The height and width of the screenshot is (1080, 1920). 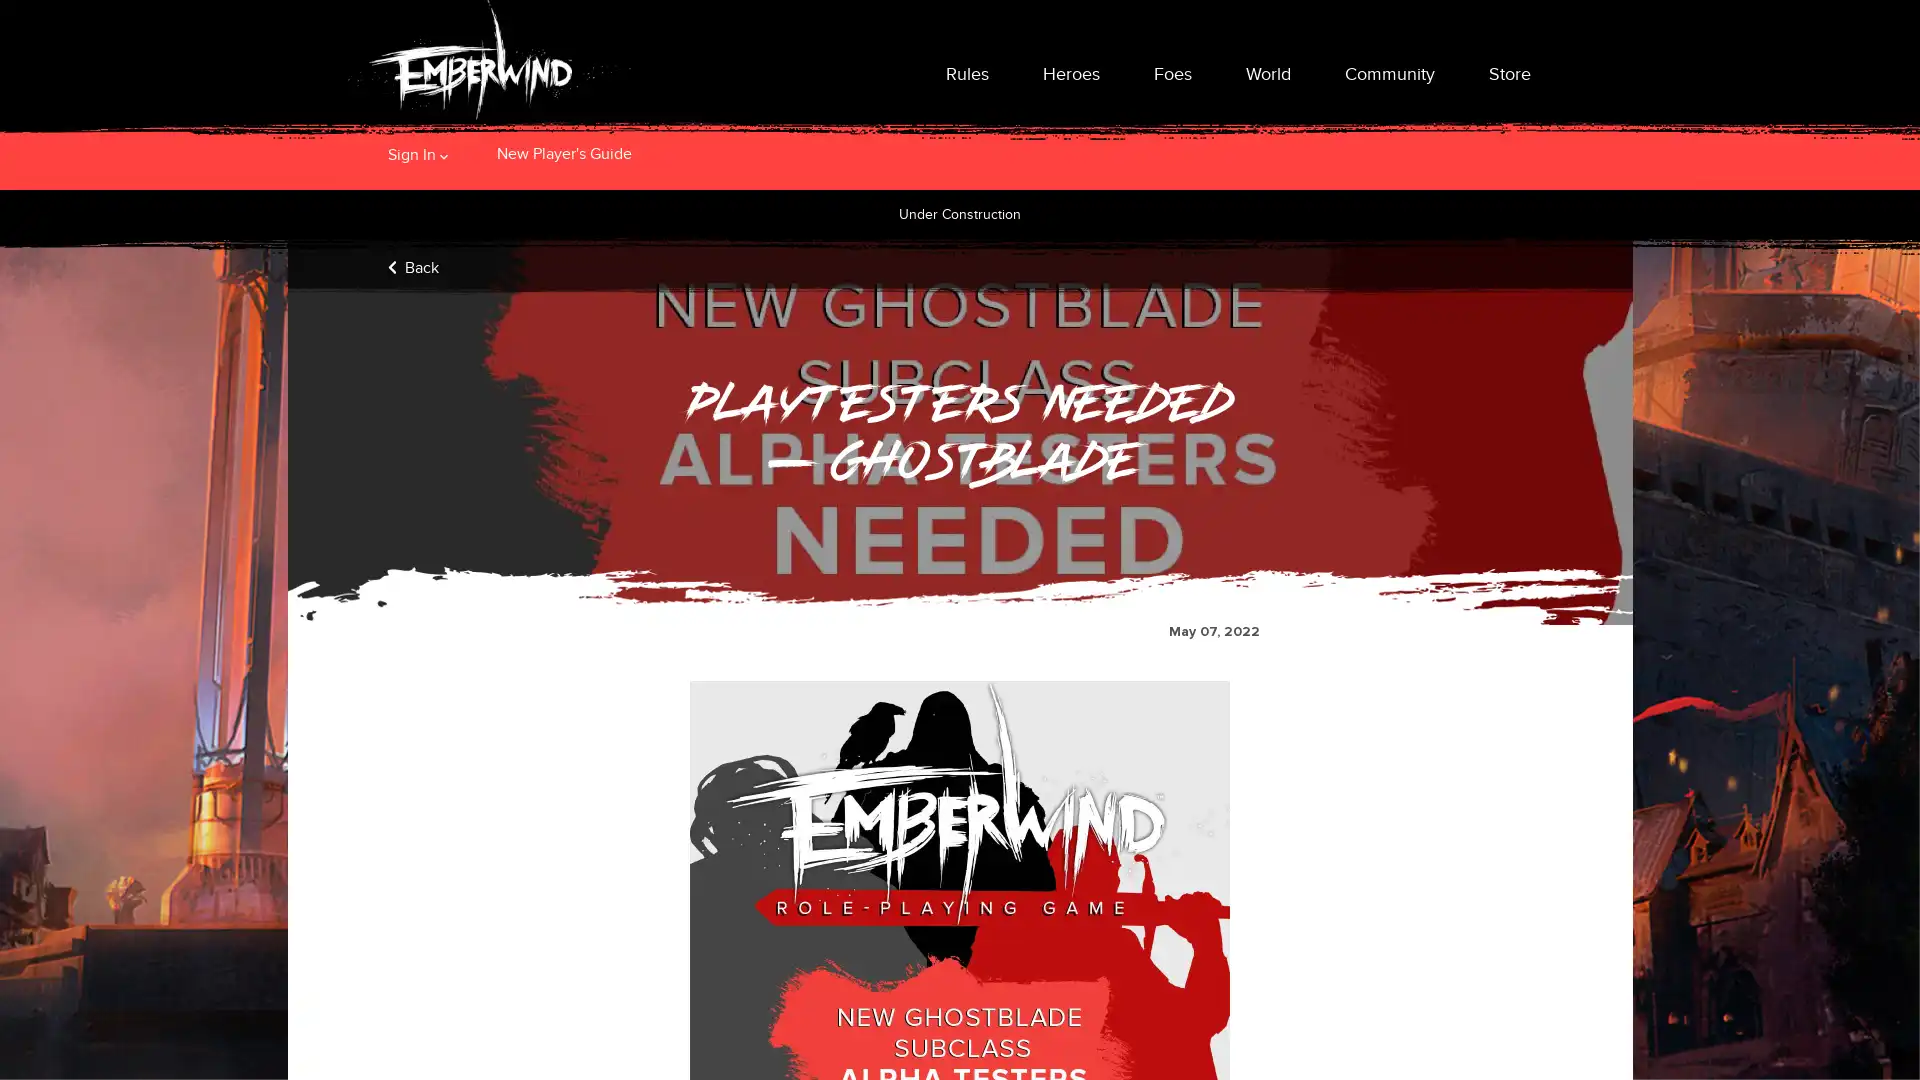 I want to click on Sign In, so click(x=410, y=153).